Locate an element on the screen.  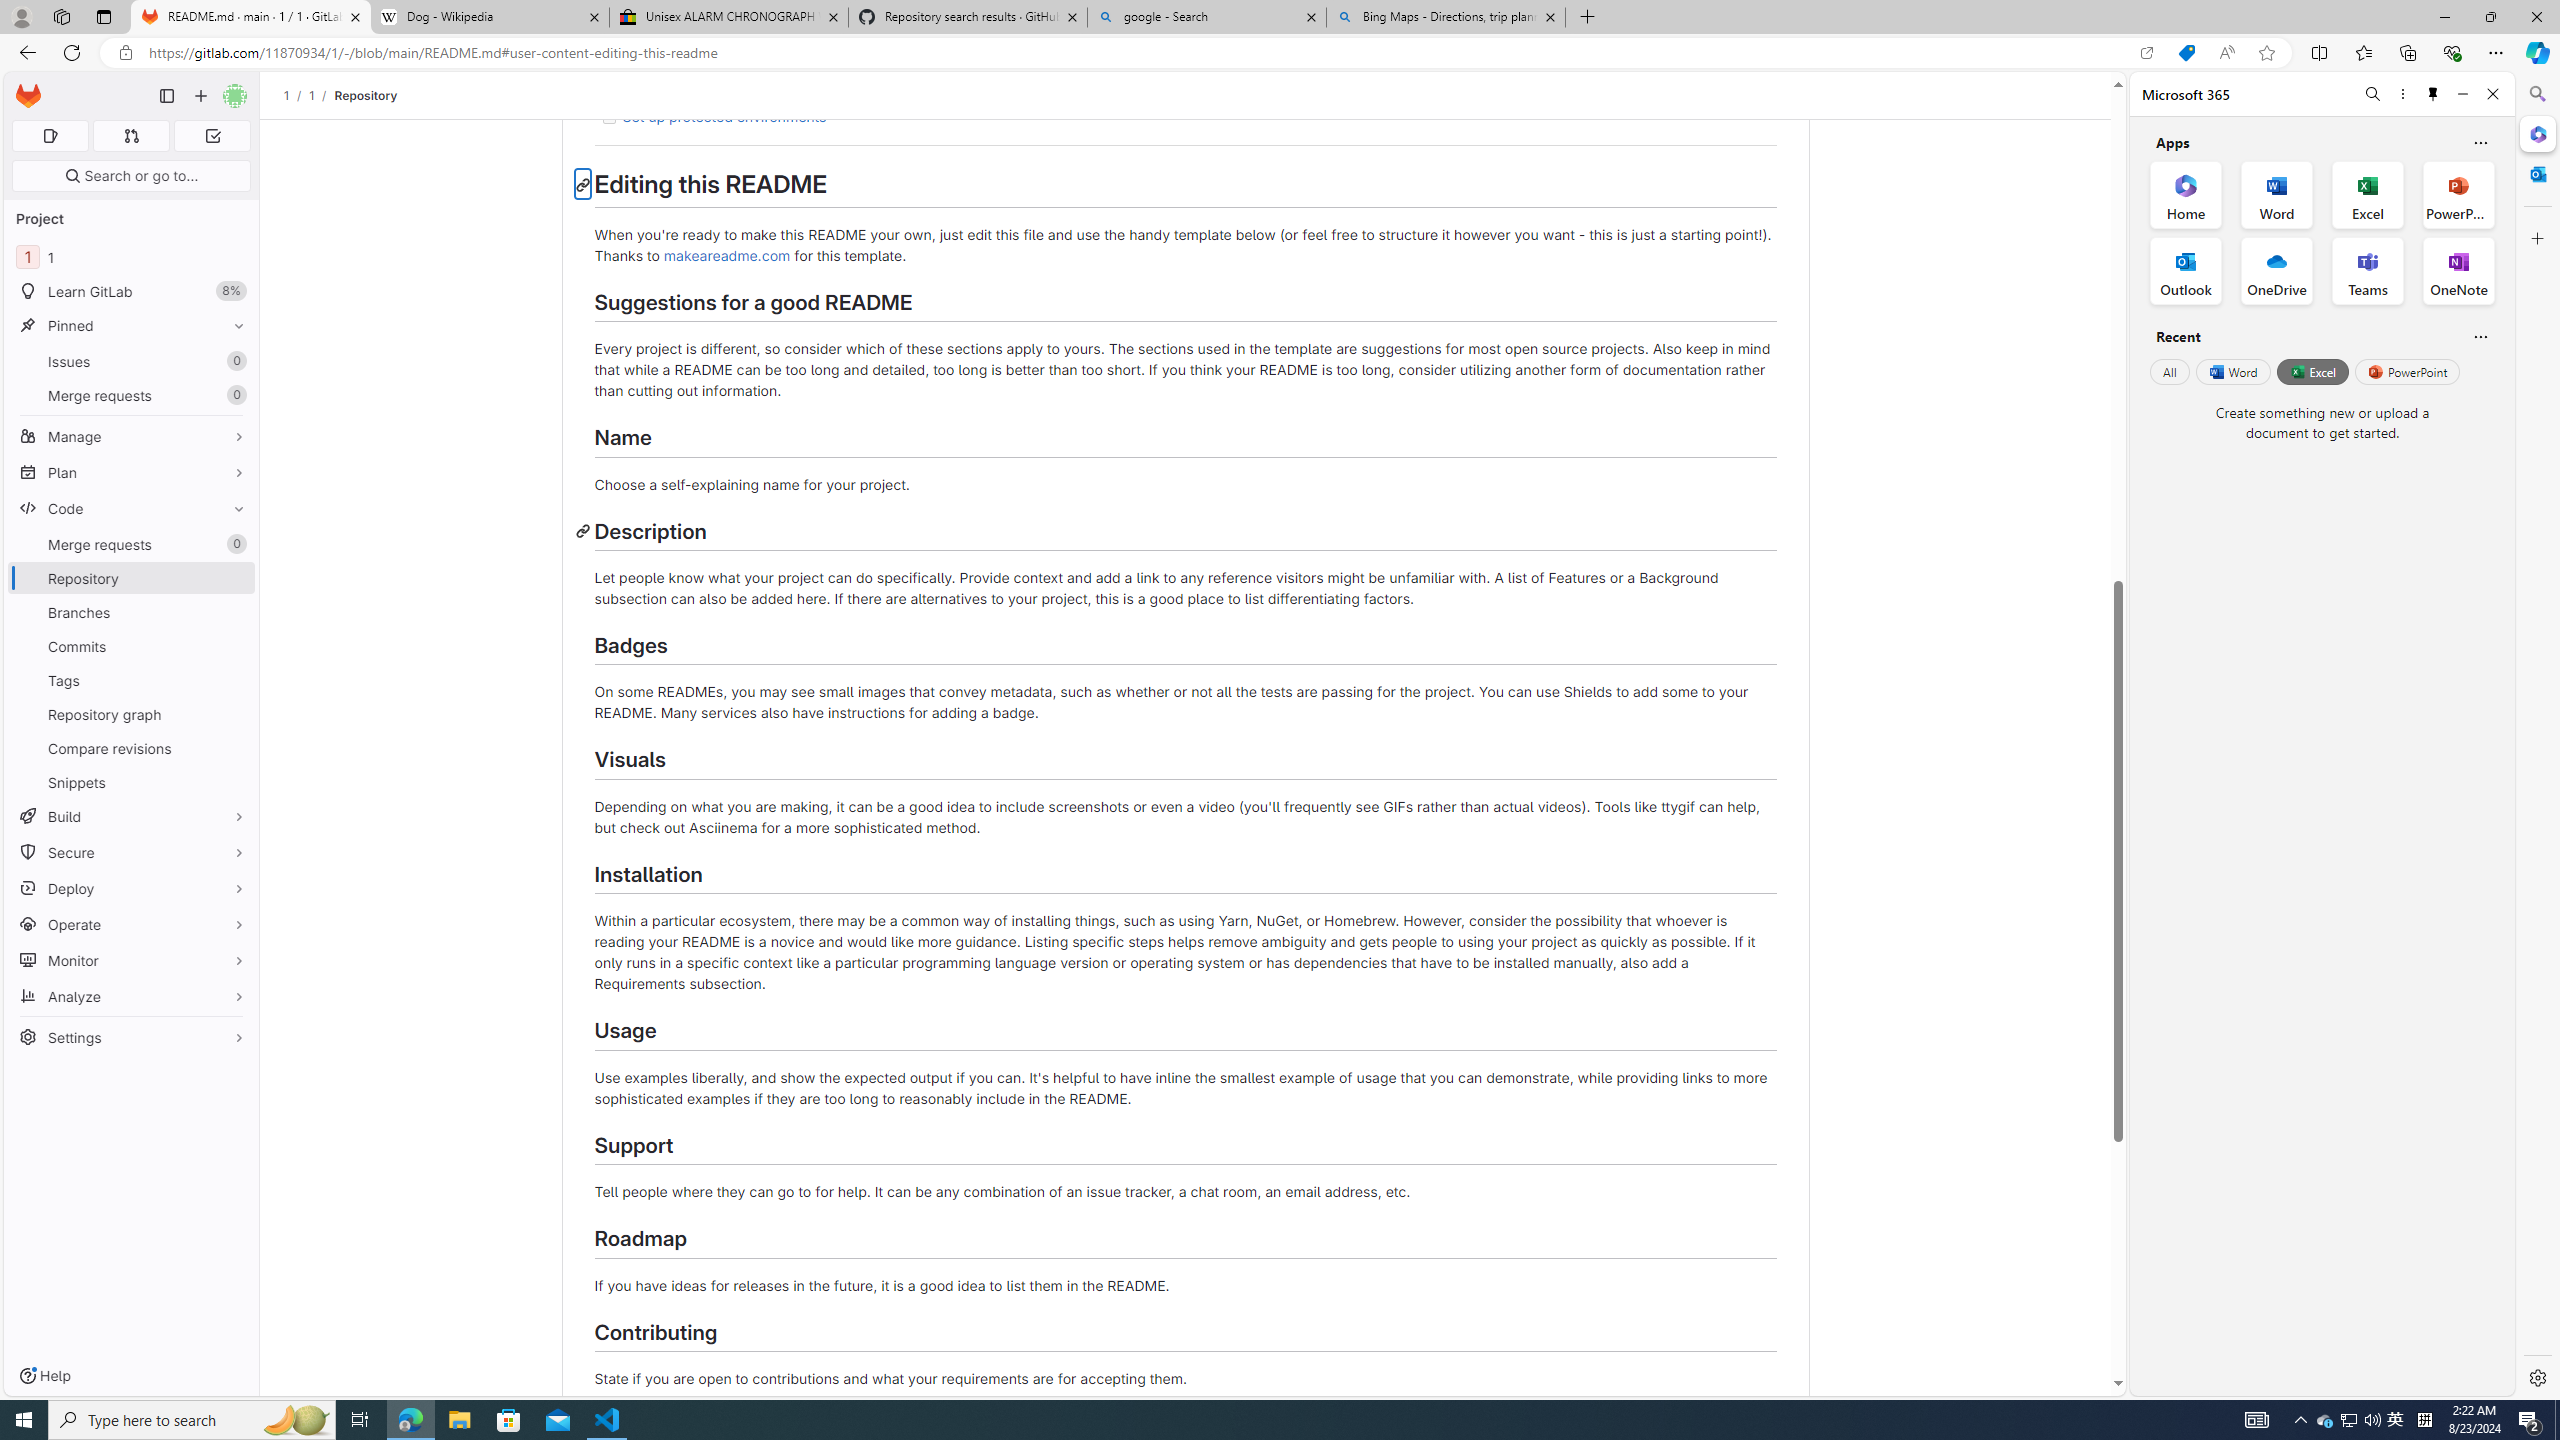
'Repository graph' is located at coordinates (130, 713).